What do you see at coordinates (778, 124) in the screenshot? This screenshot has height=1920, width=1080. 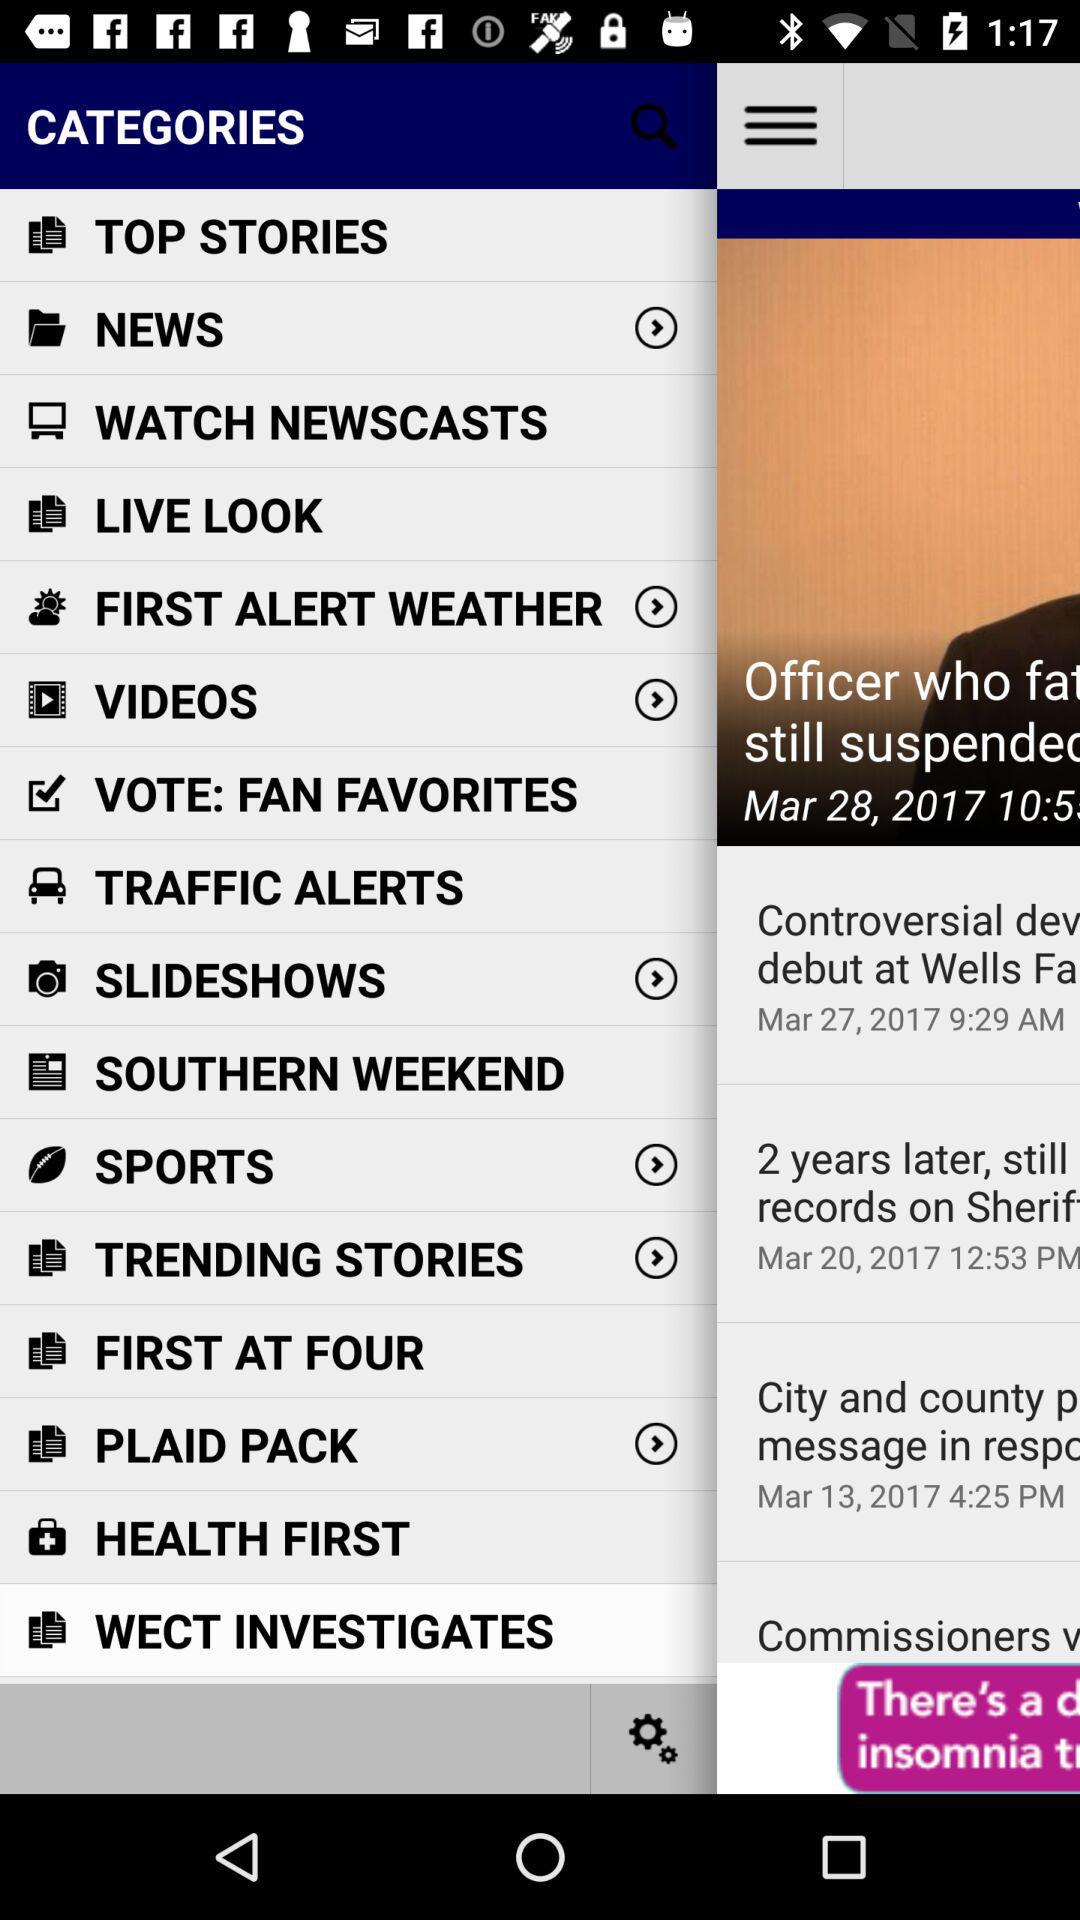 I see `the menu icon` at bounding box center [778, 124].